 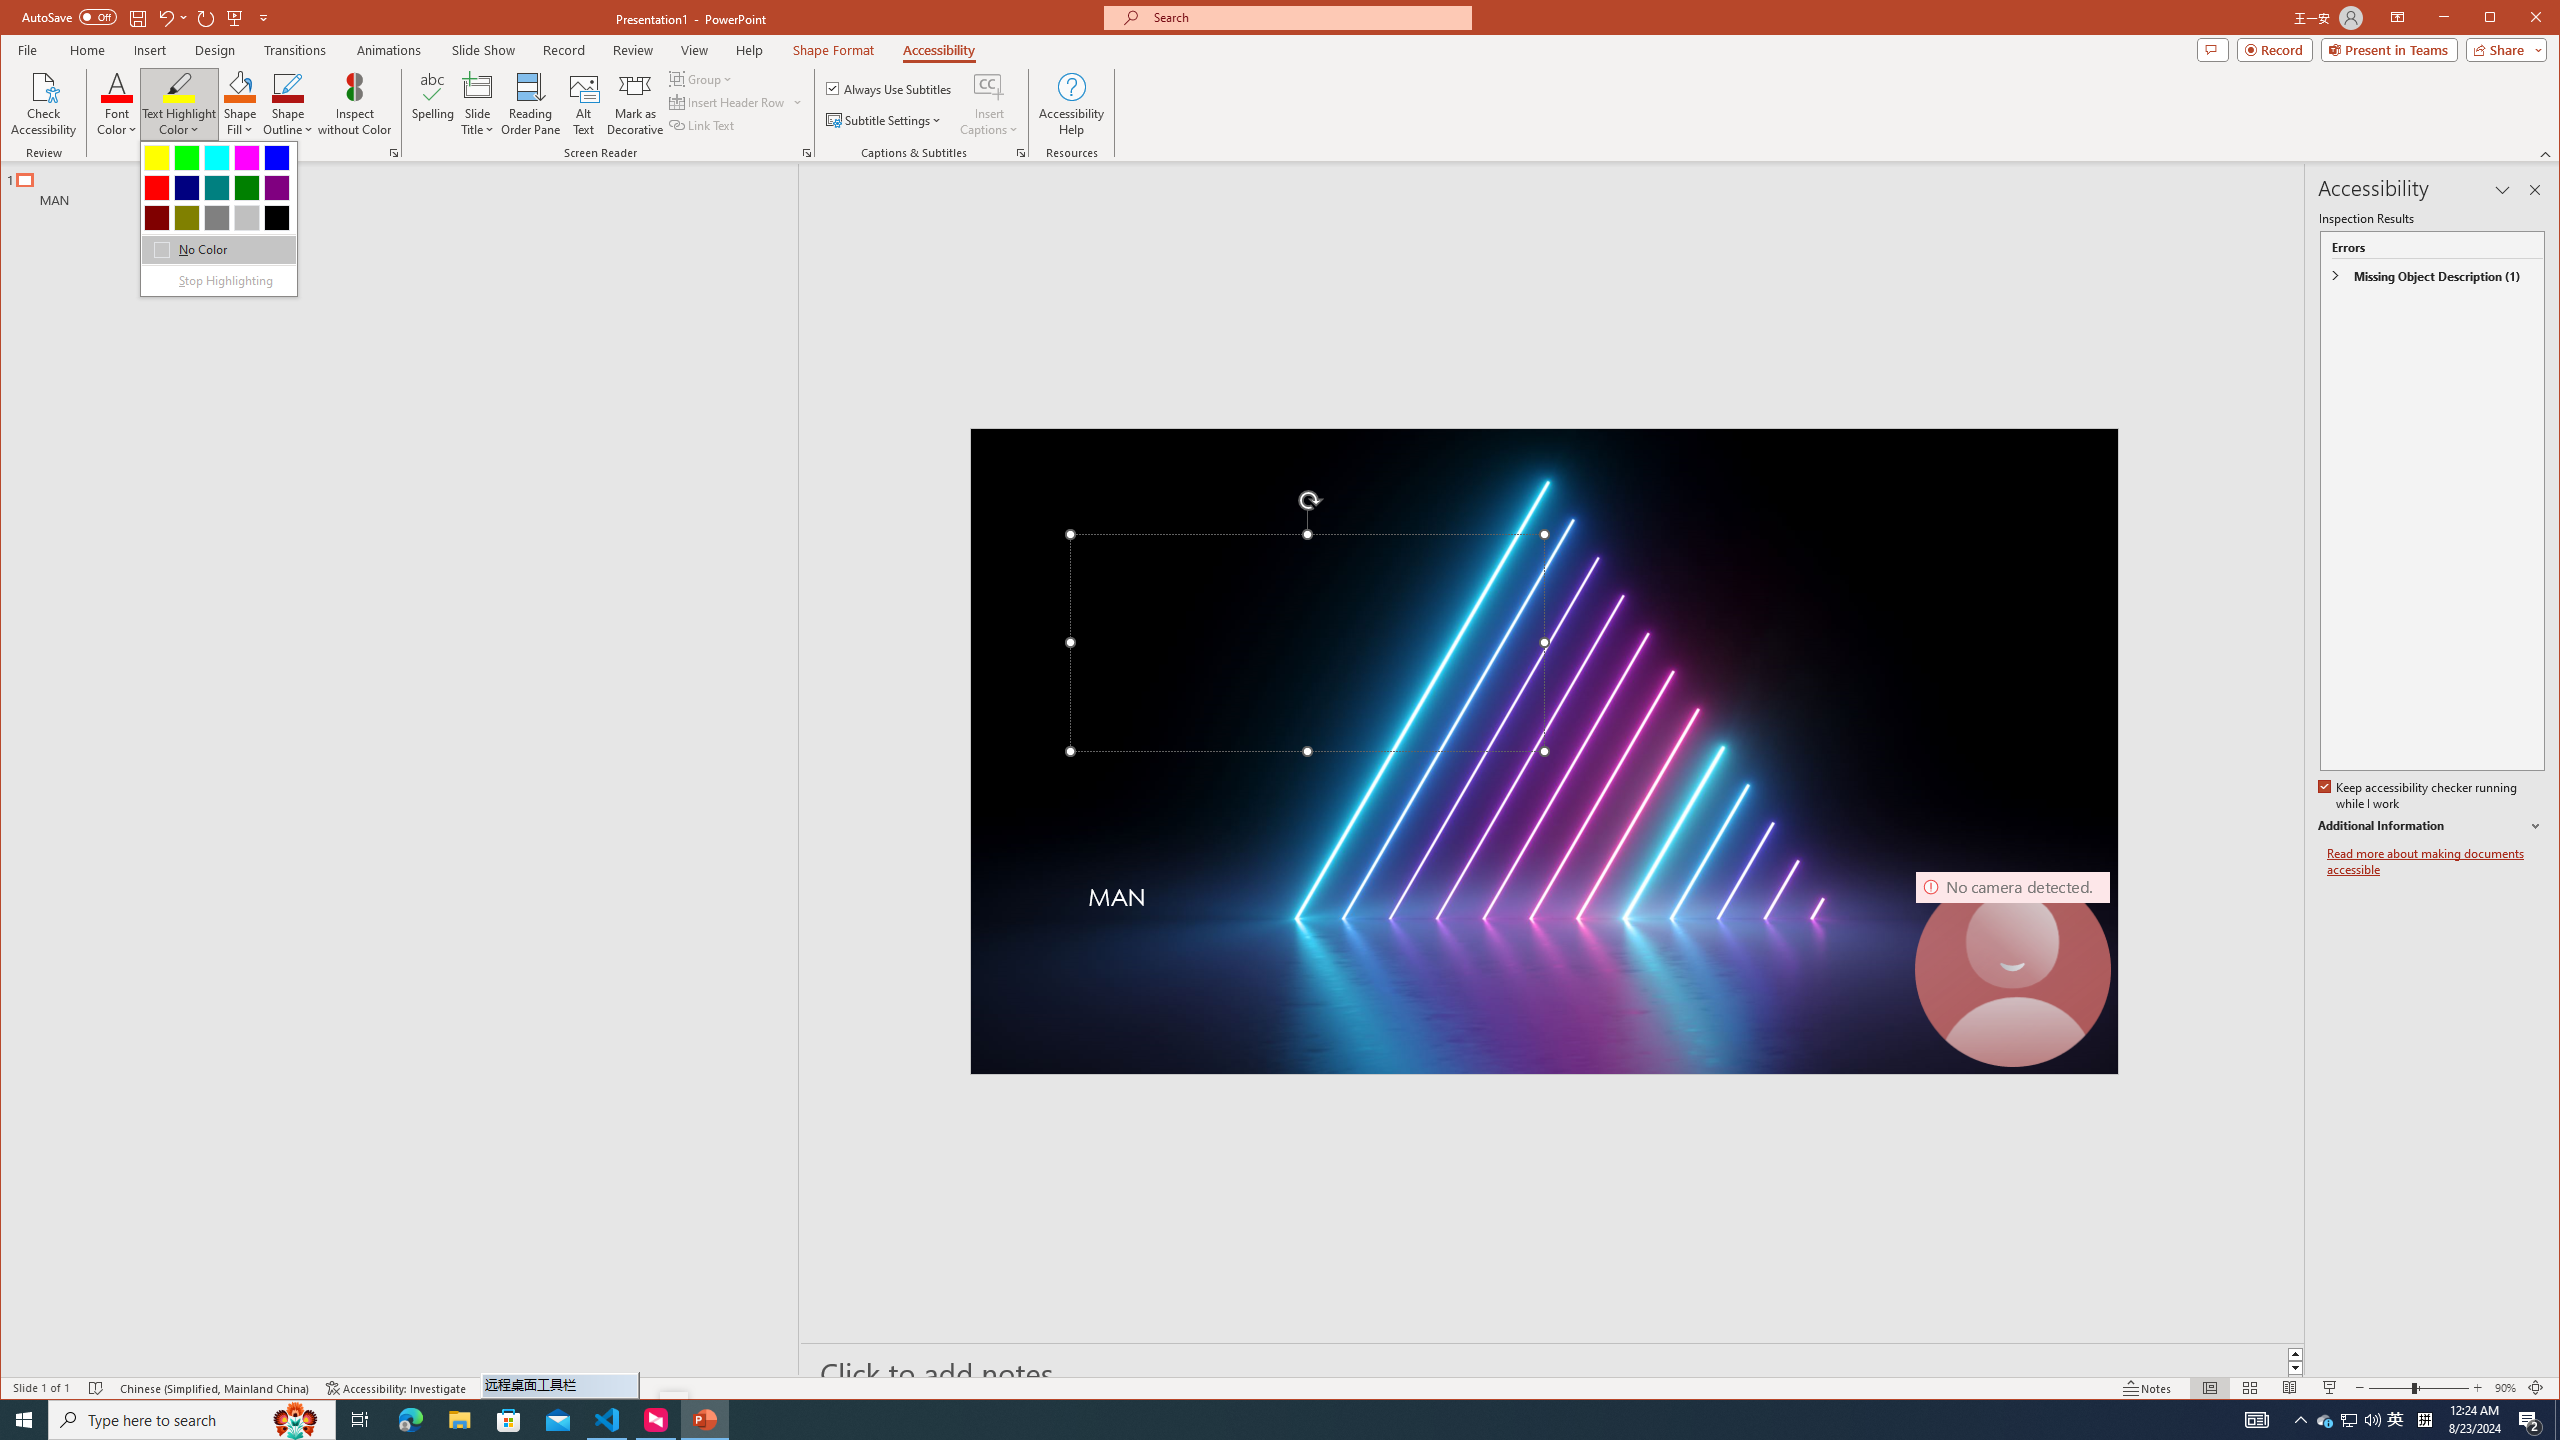 I want to click on 'Keep accessibility checker running while I work', so click(x=2418, y=796).